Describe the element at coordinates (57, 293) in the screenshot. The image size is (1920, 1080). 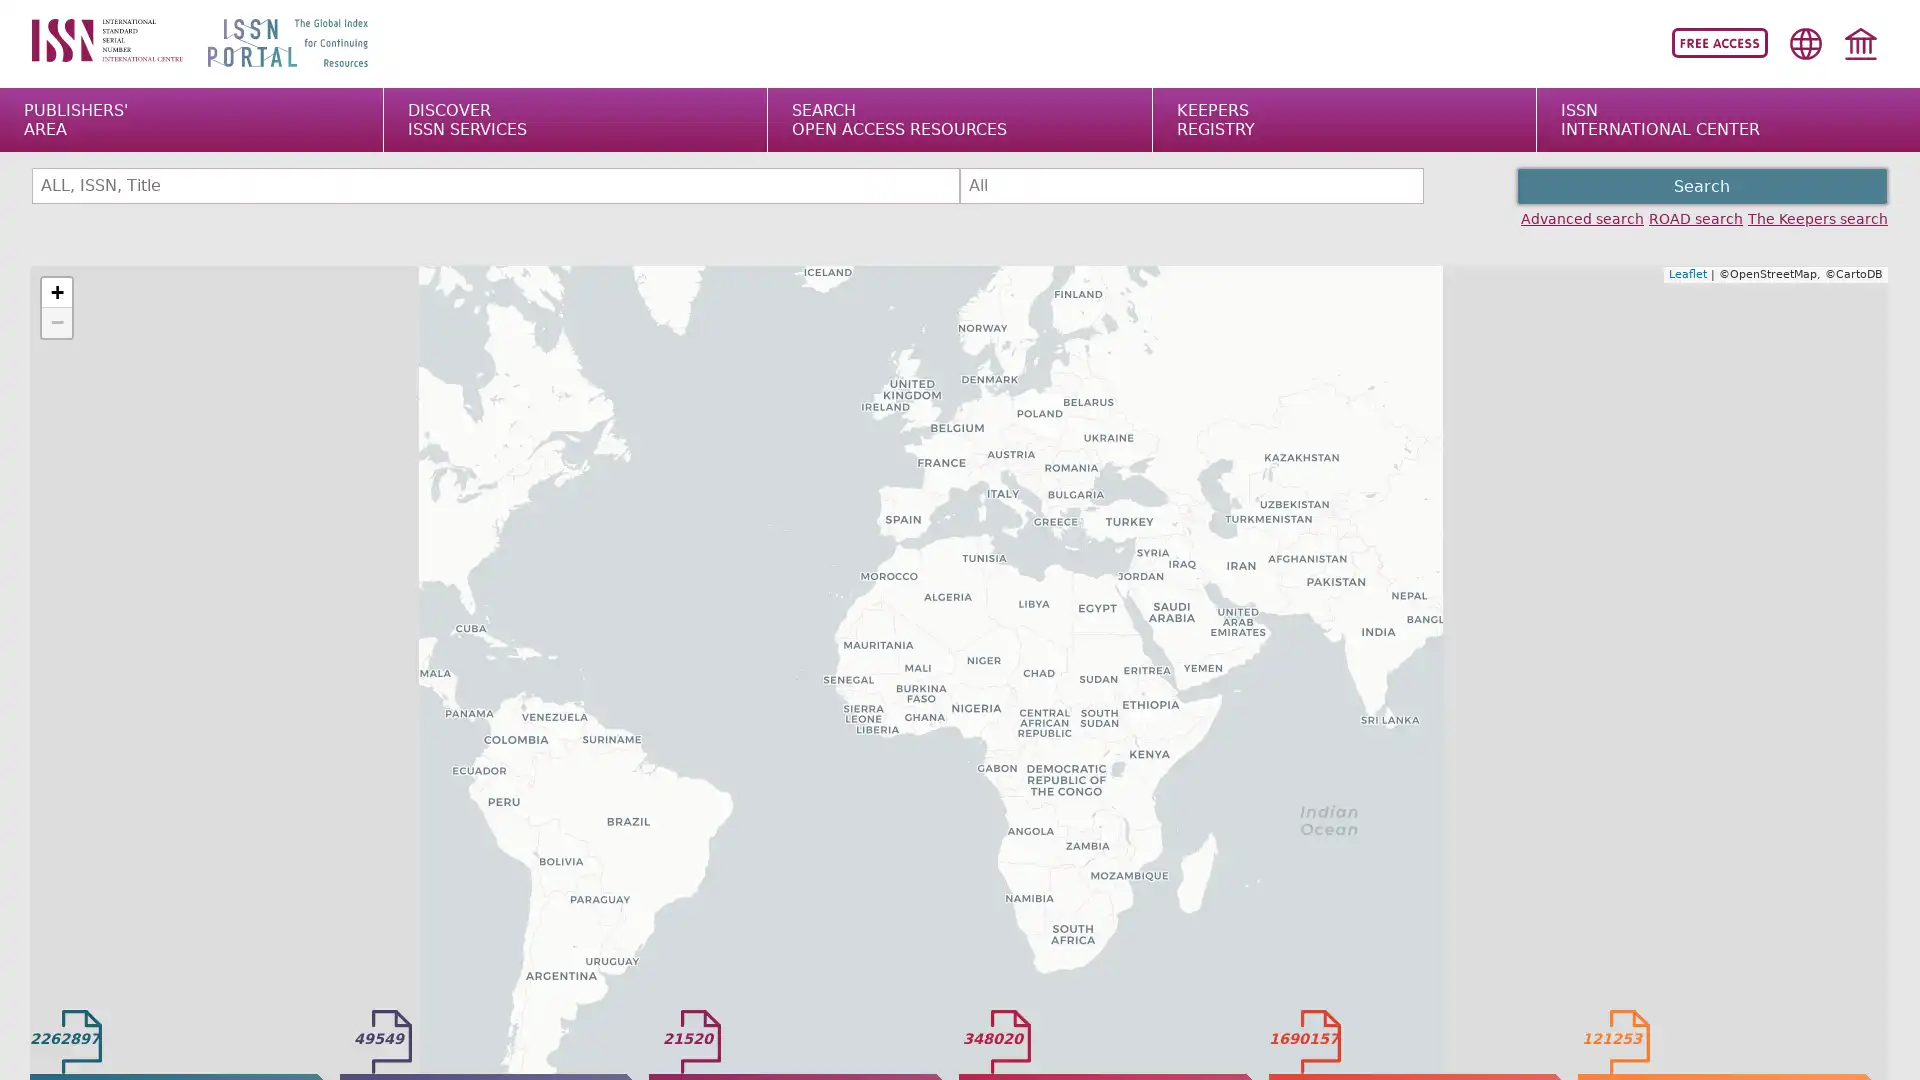
I see `Zoom in` at that location.